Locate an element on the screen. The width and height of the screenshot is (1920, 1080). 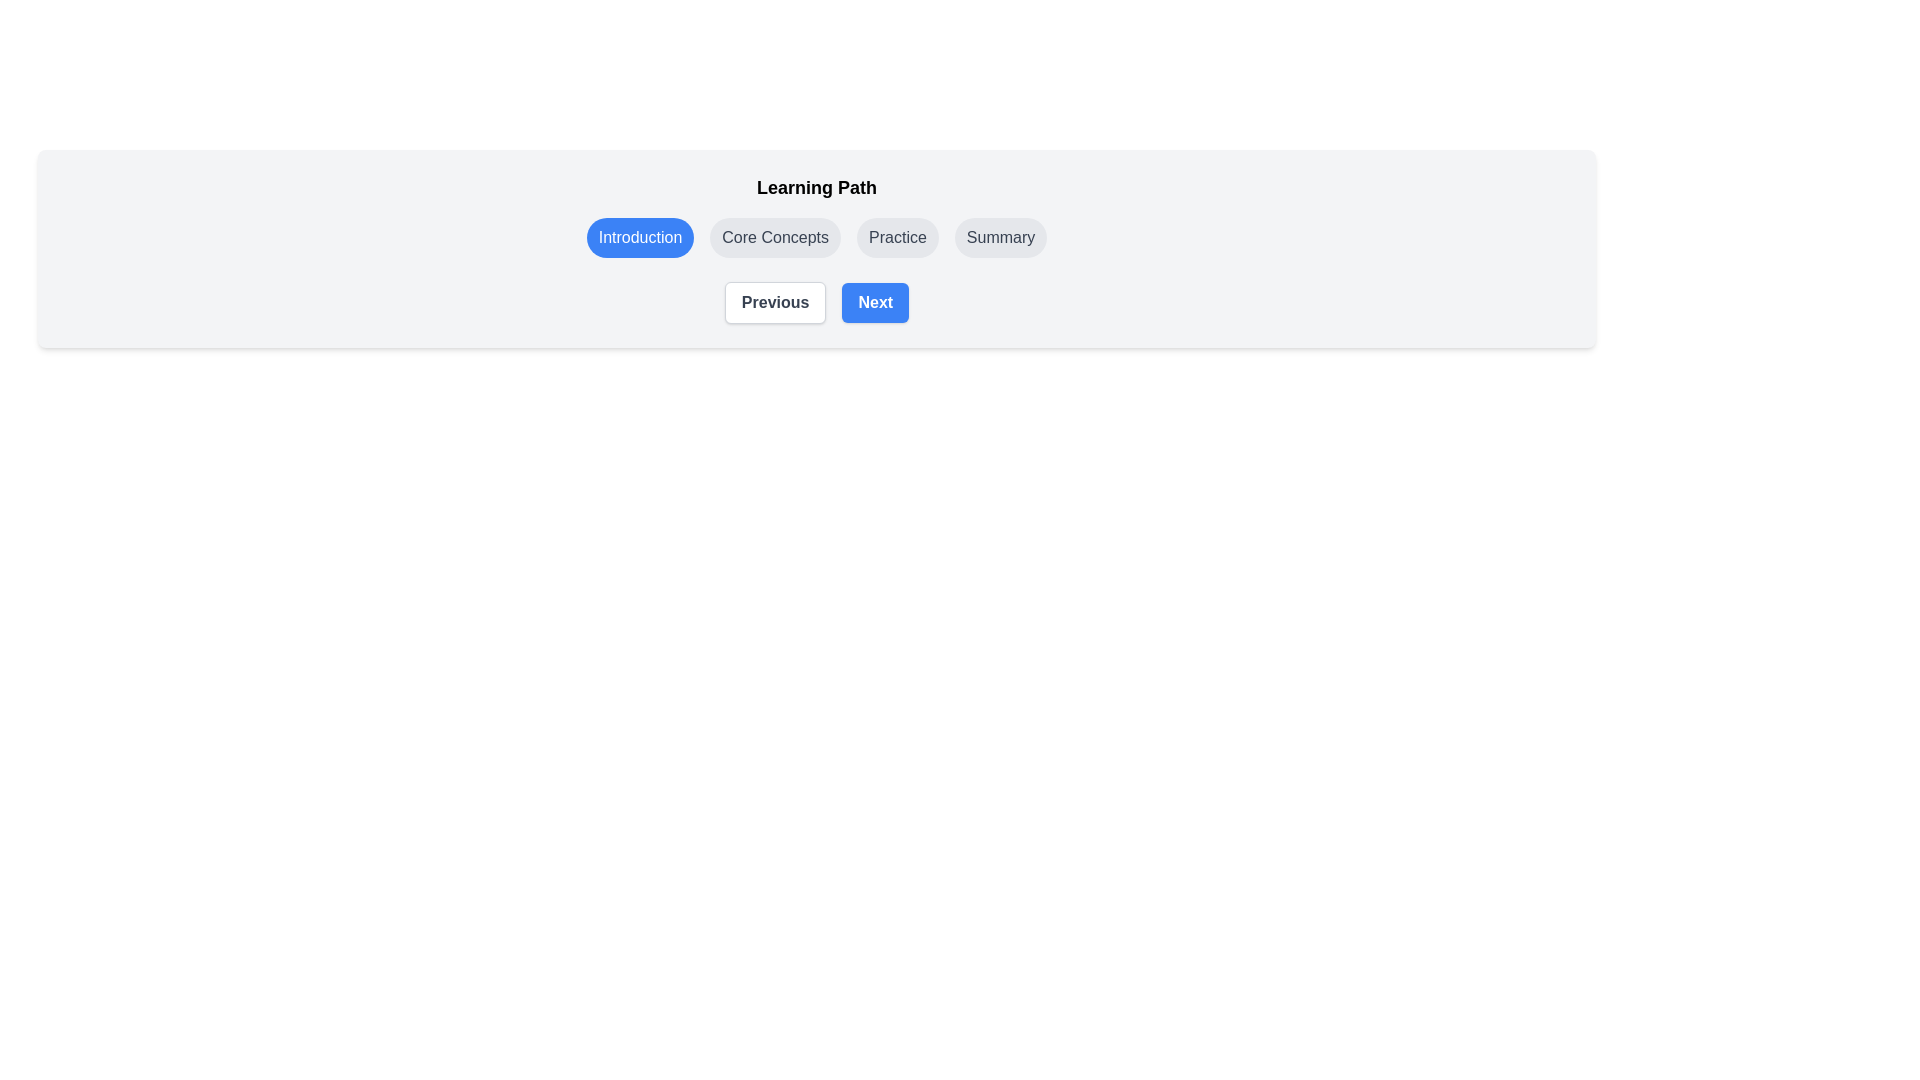
the step Introduction by clicking on its corresponding button is located at coordinates (638, 237).